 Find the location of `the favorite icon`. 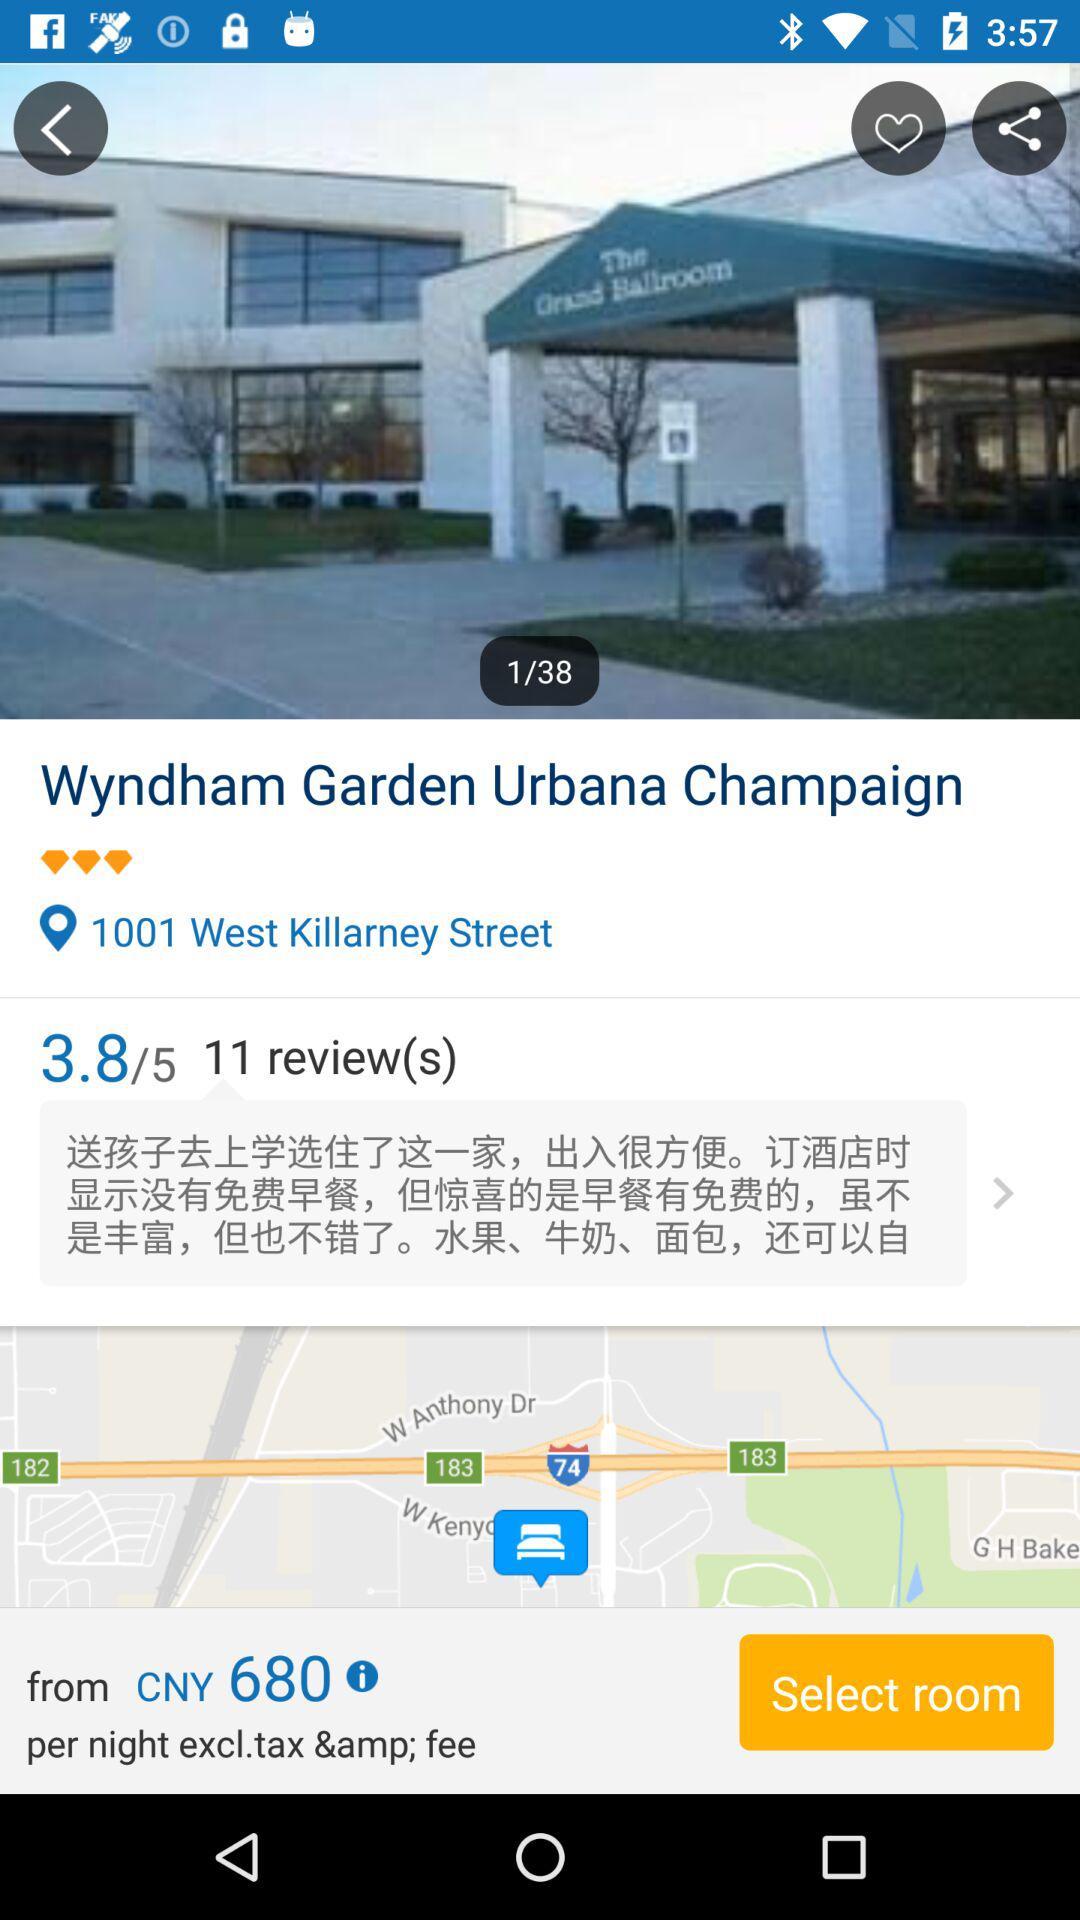

the favorite icon is located at coordinates (897, 127).